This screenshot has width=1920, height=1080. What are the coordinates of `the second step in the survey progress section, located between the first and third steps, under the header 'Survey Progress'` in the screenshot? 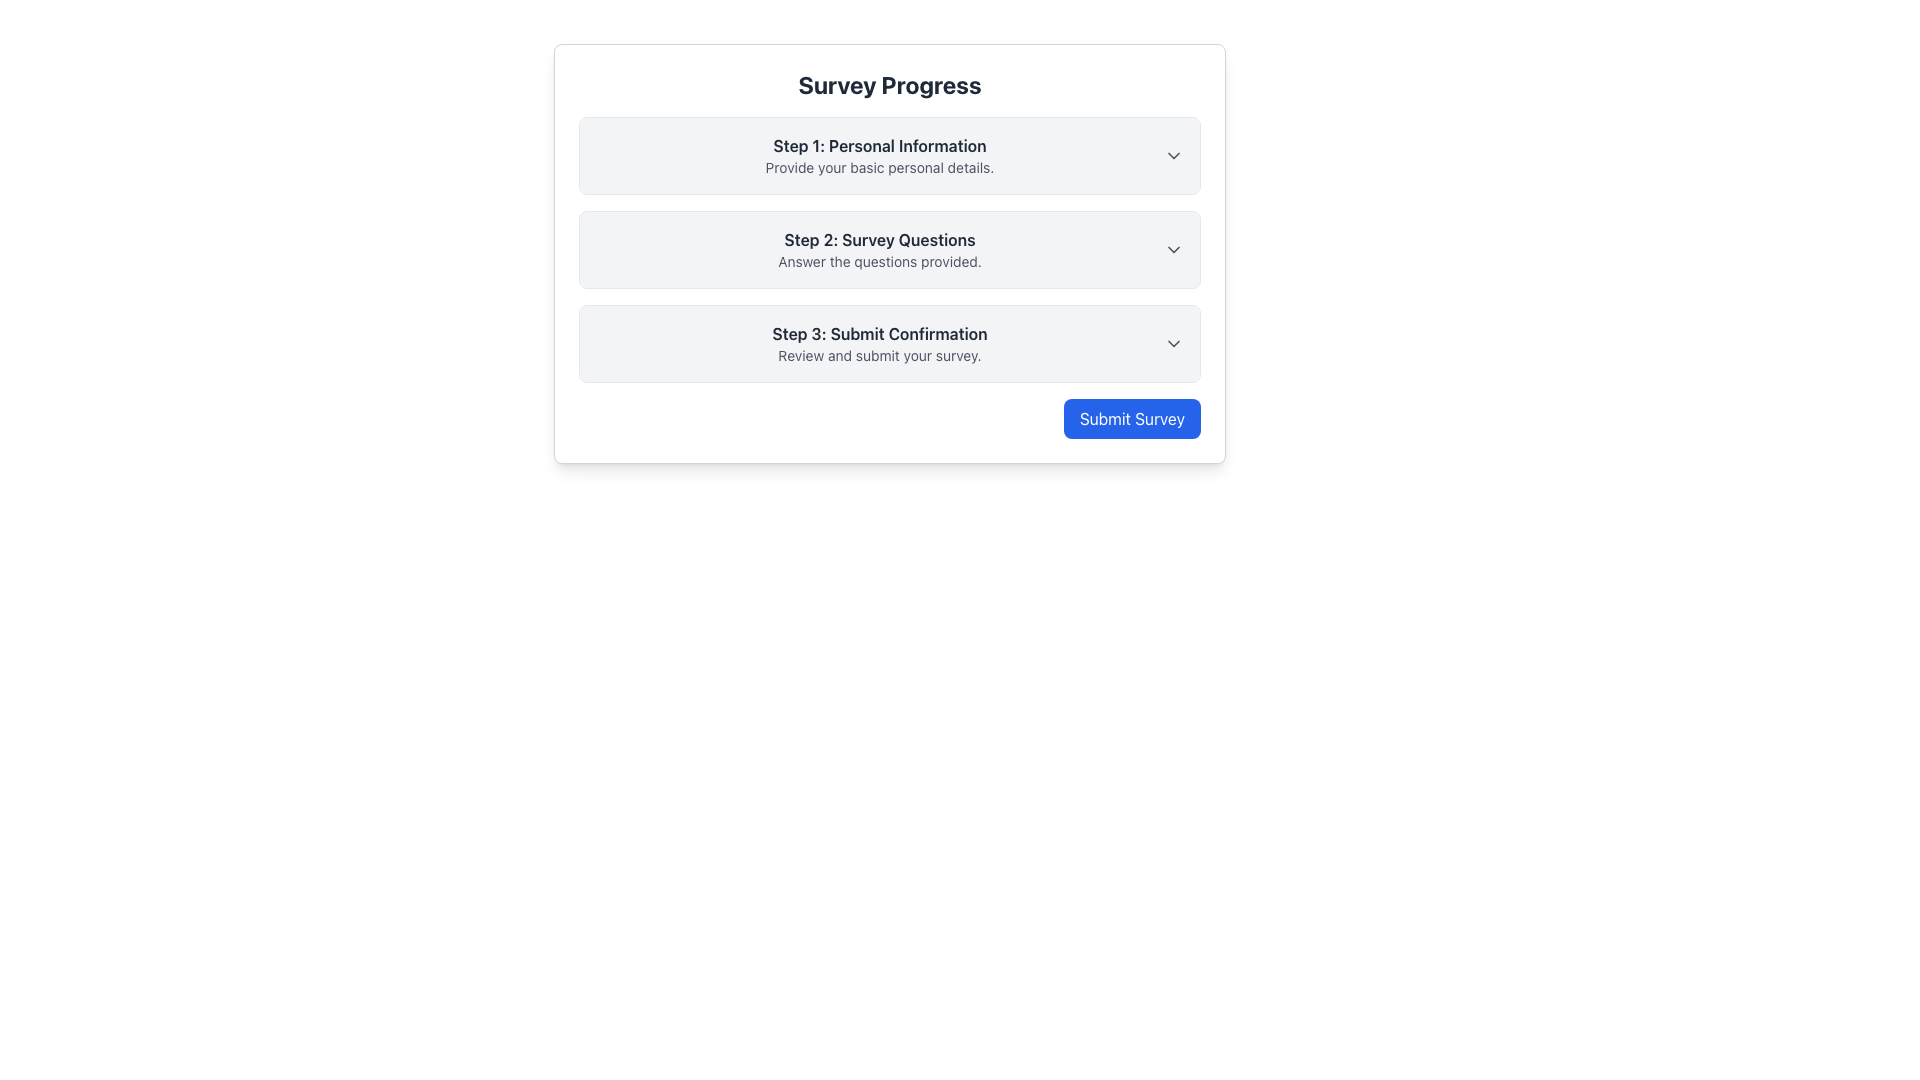 It's located at (888, 253).